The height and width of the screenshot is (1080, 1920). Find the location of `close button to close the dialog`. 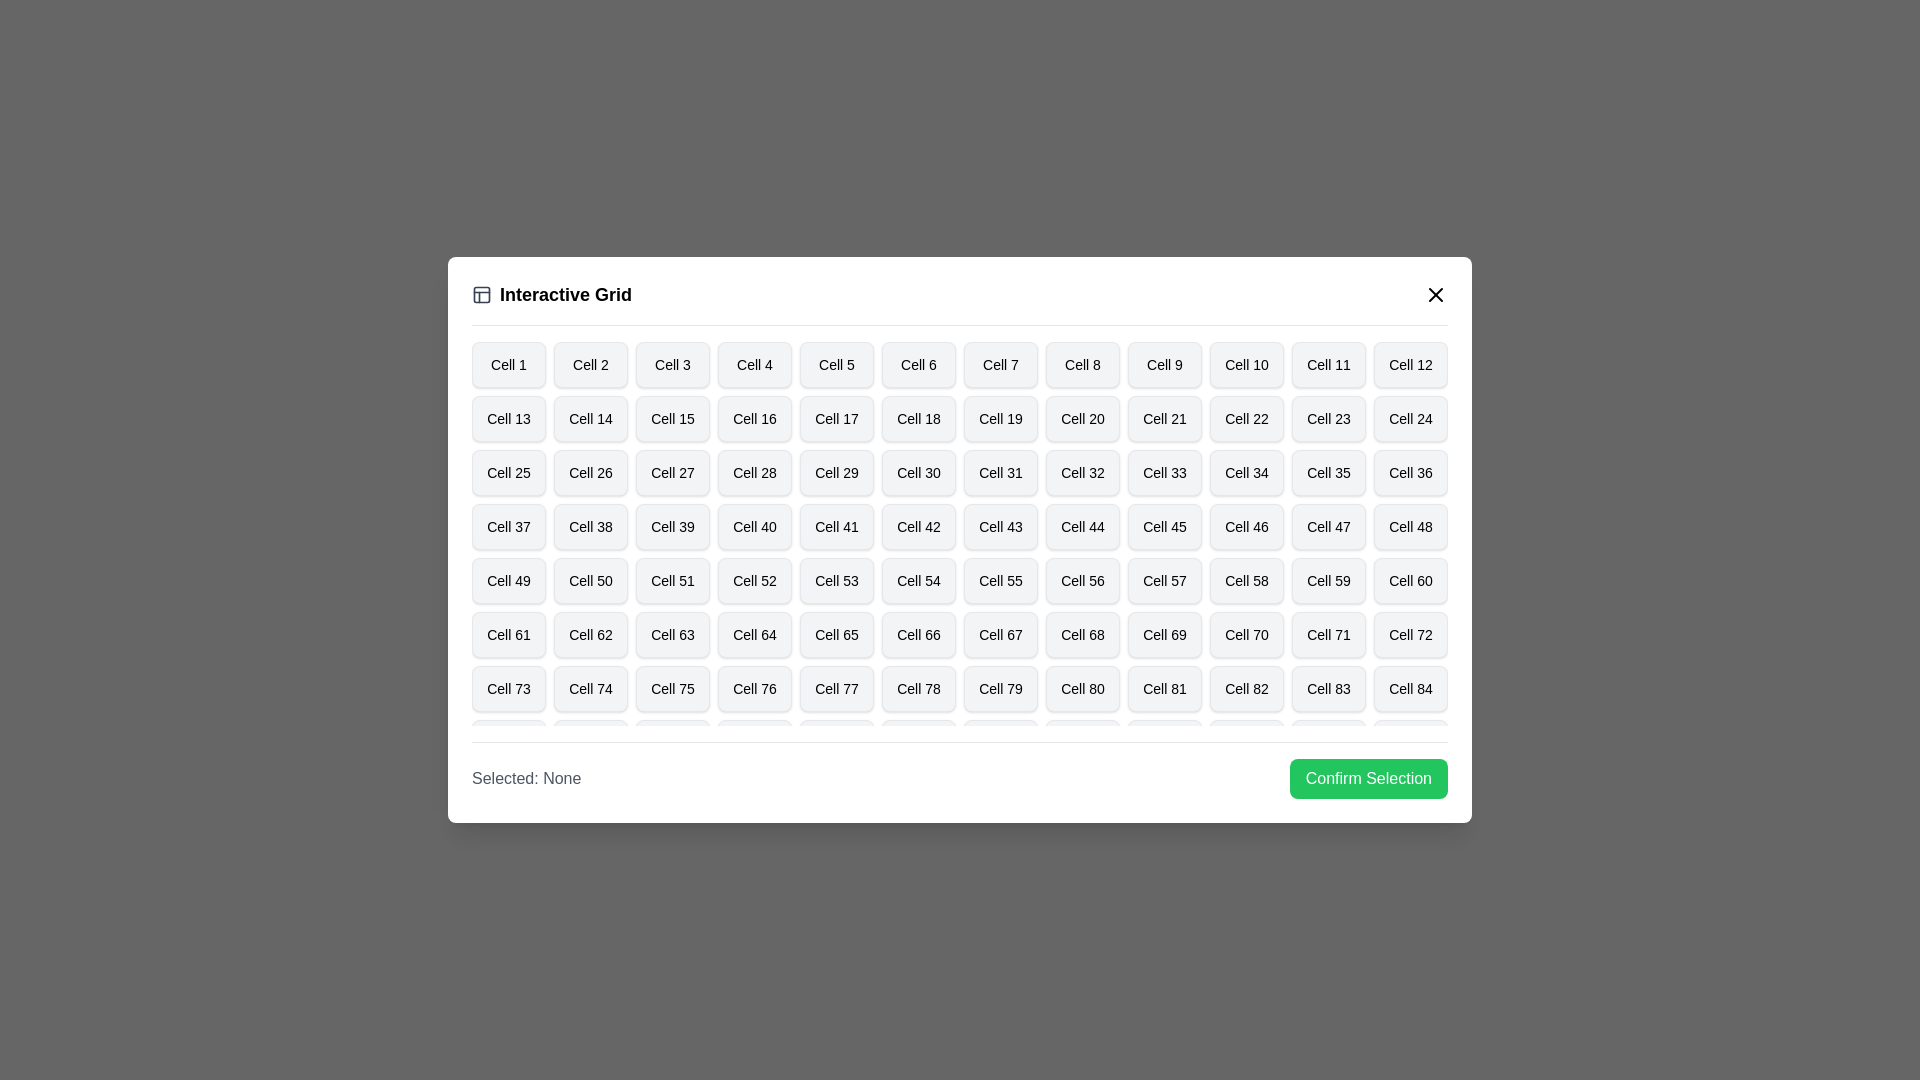

close button to close the dialog is located at coordinates (1434, 294).